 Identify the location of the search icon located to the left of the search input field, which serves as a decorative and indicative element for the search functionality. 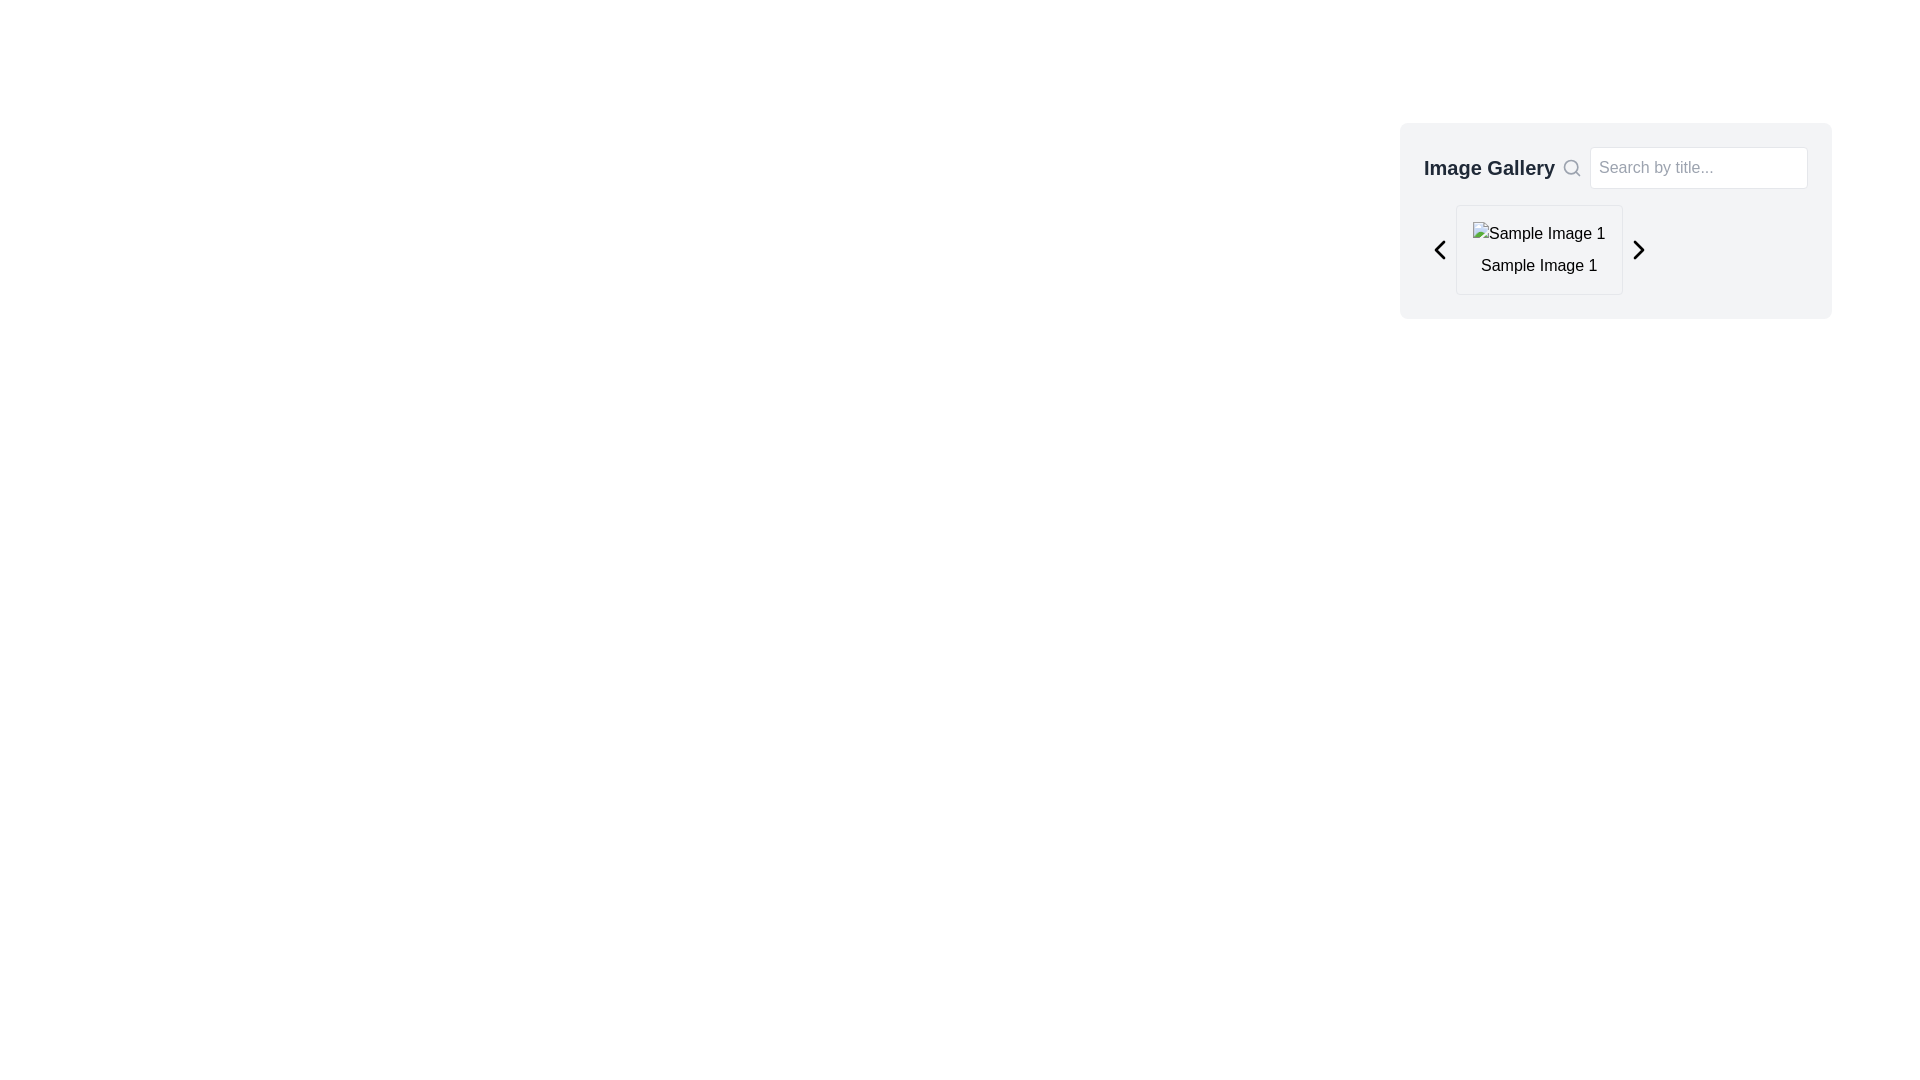
(1570, 167).